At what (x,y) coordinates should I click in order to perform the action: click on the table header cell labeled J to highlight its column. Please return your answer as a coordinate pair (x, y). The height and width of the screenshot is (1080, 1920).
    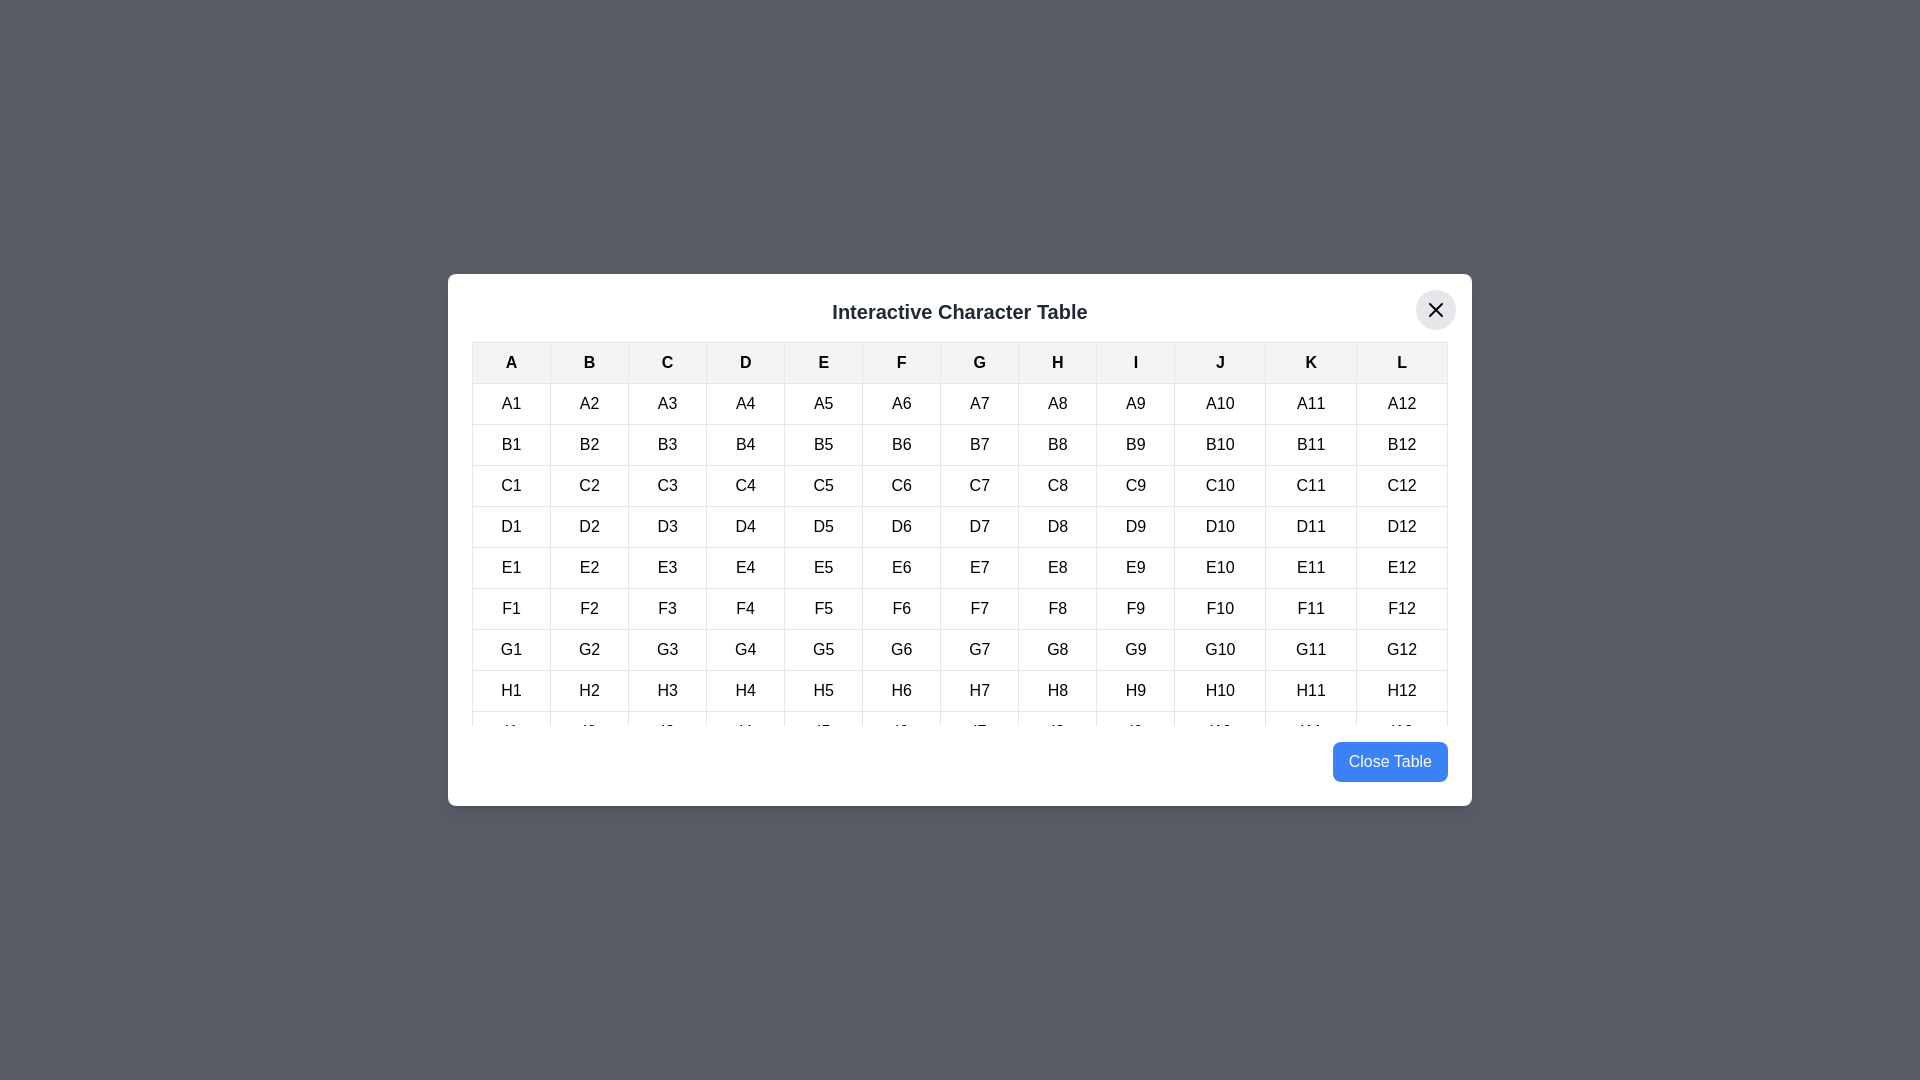
    Looking at the image, I should click on (1219, 362).